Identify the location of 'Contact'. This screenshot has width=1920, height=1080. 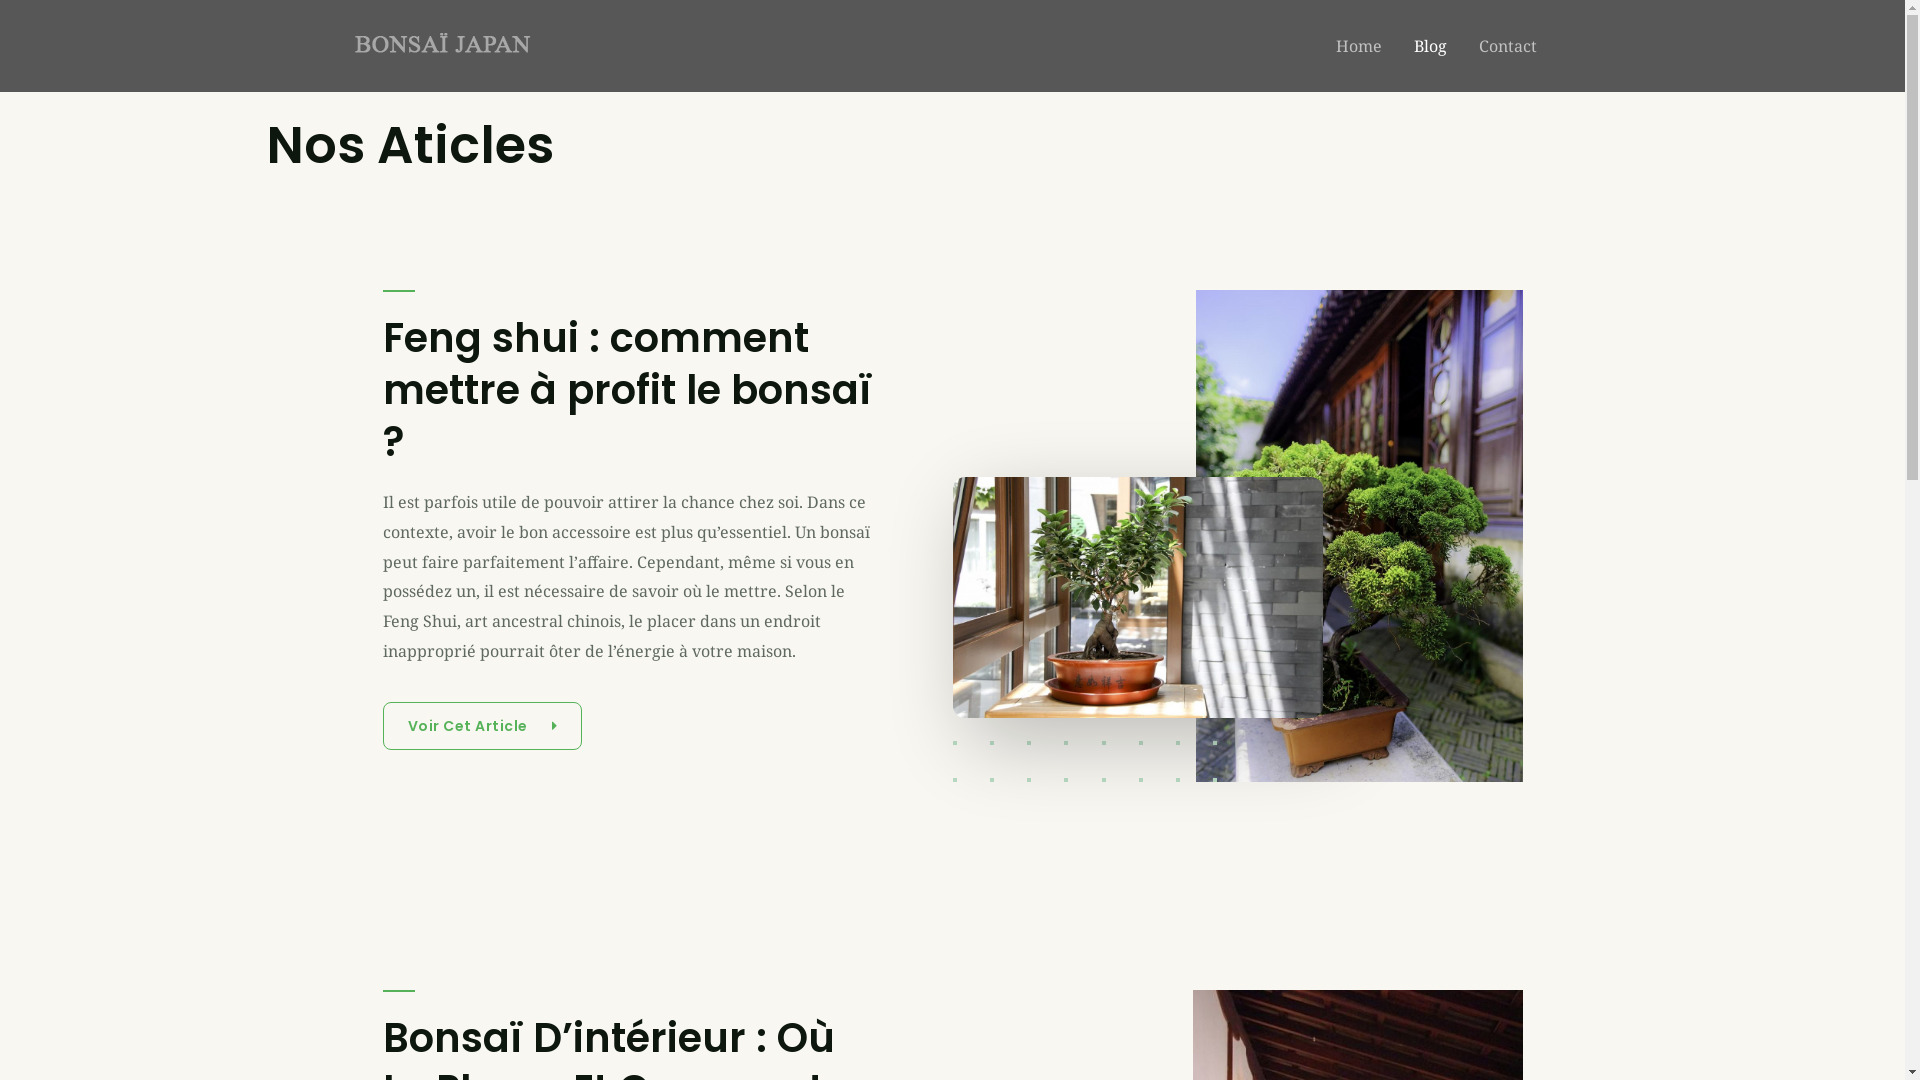
(1507, 45).